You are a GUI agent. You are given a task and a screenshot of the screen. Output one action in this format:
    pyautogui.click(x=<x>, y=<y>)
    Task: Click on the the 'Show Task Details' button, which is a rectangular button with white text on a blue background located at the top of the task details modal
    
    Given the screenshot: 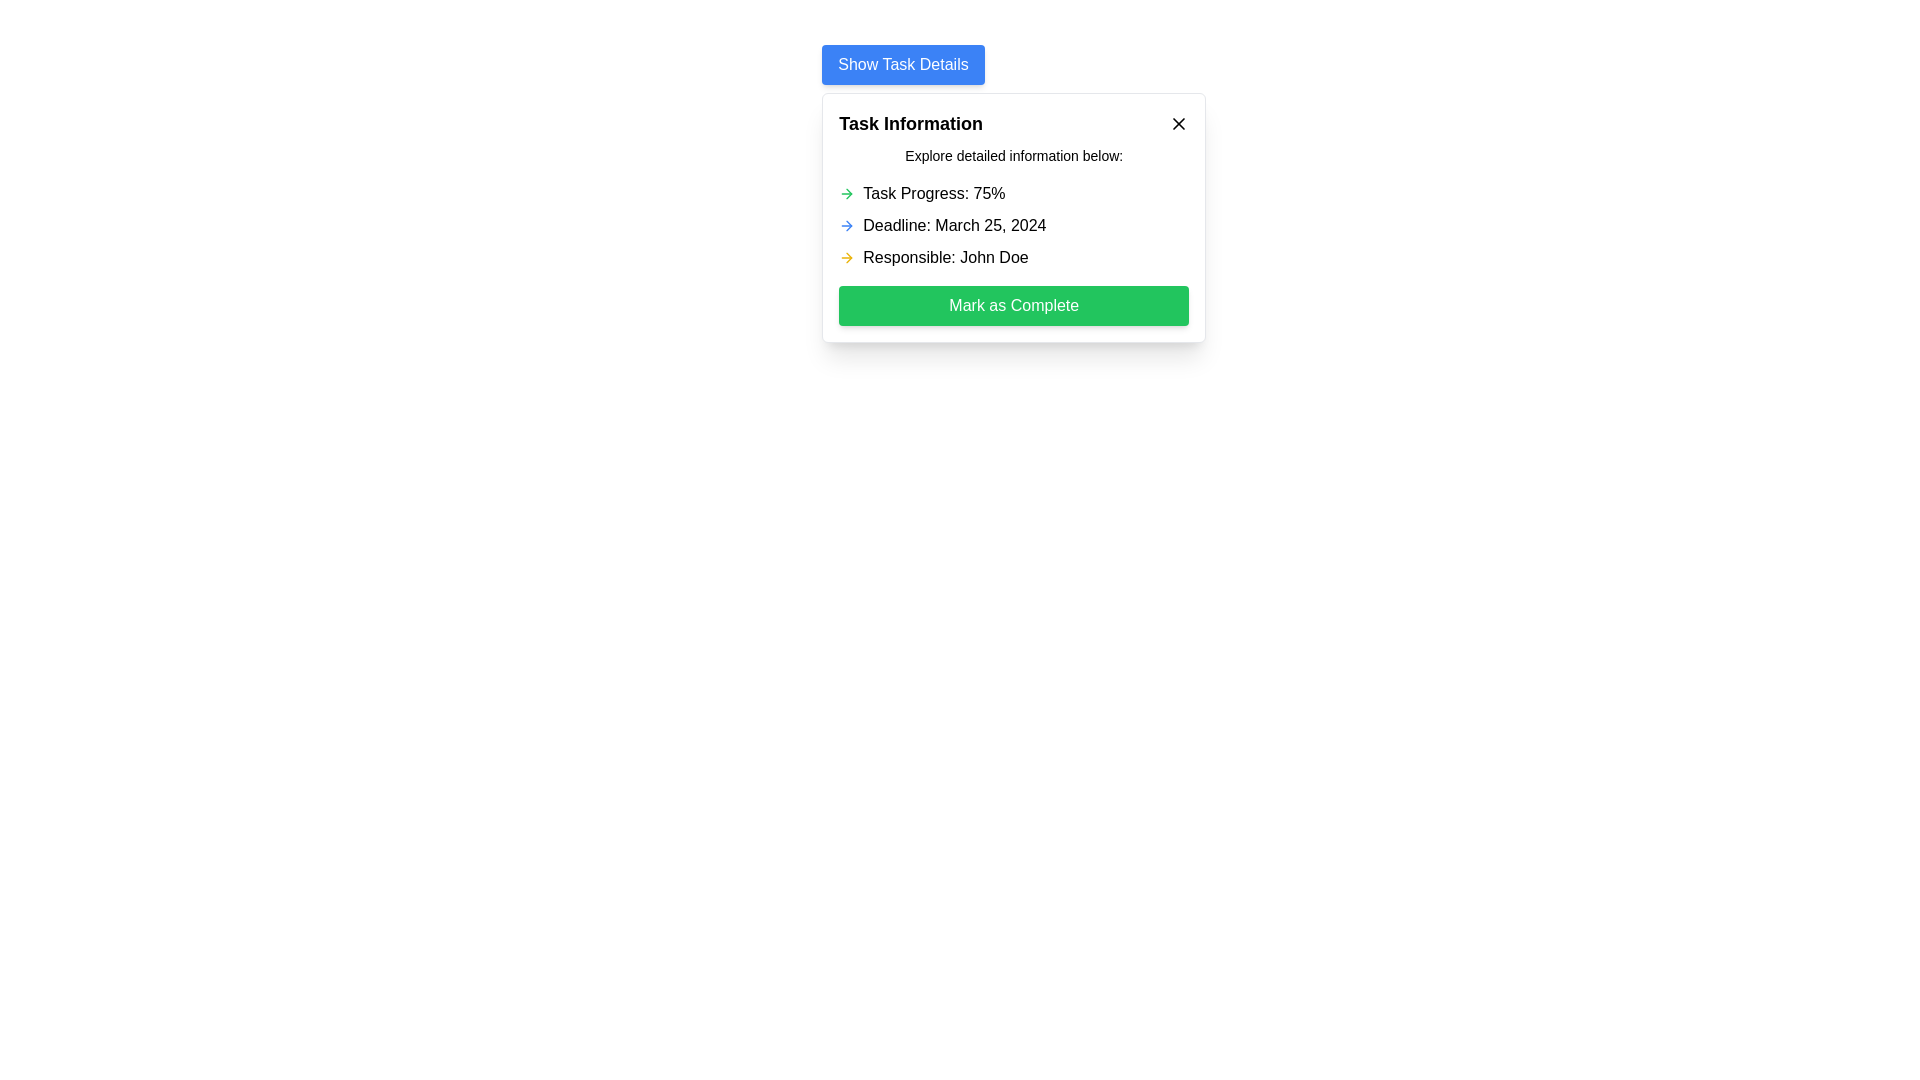 What is the action you would take?
    pyautogui.click(x=902, y=64)
    